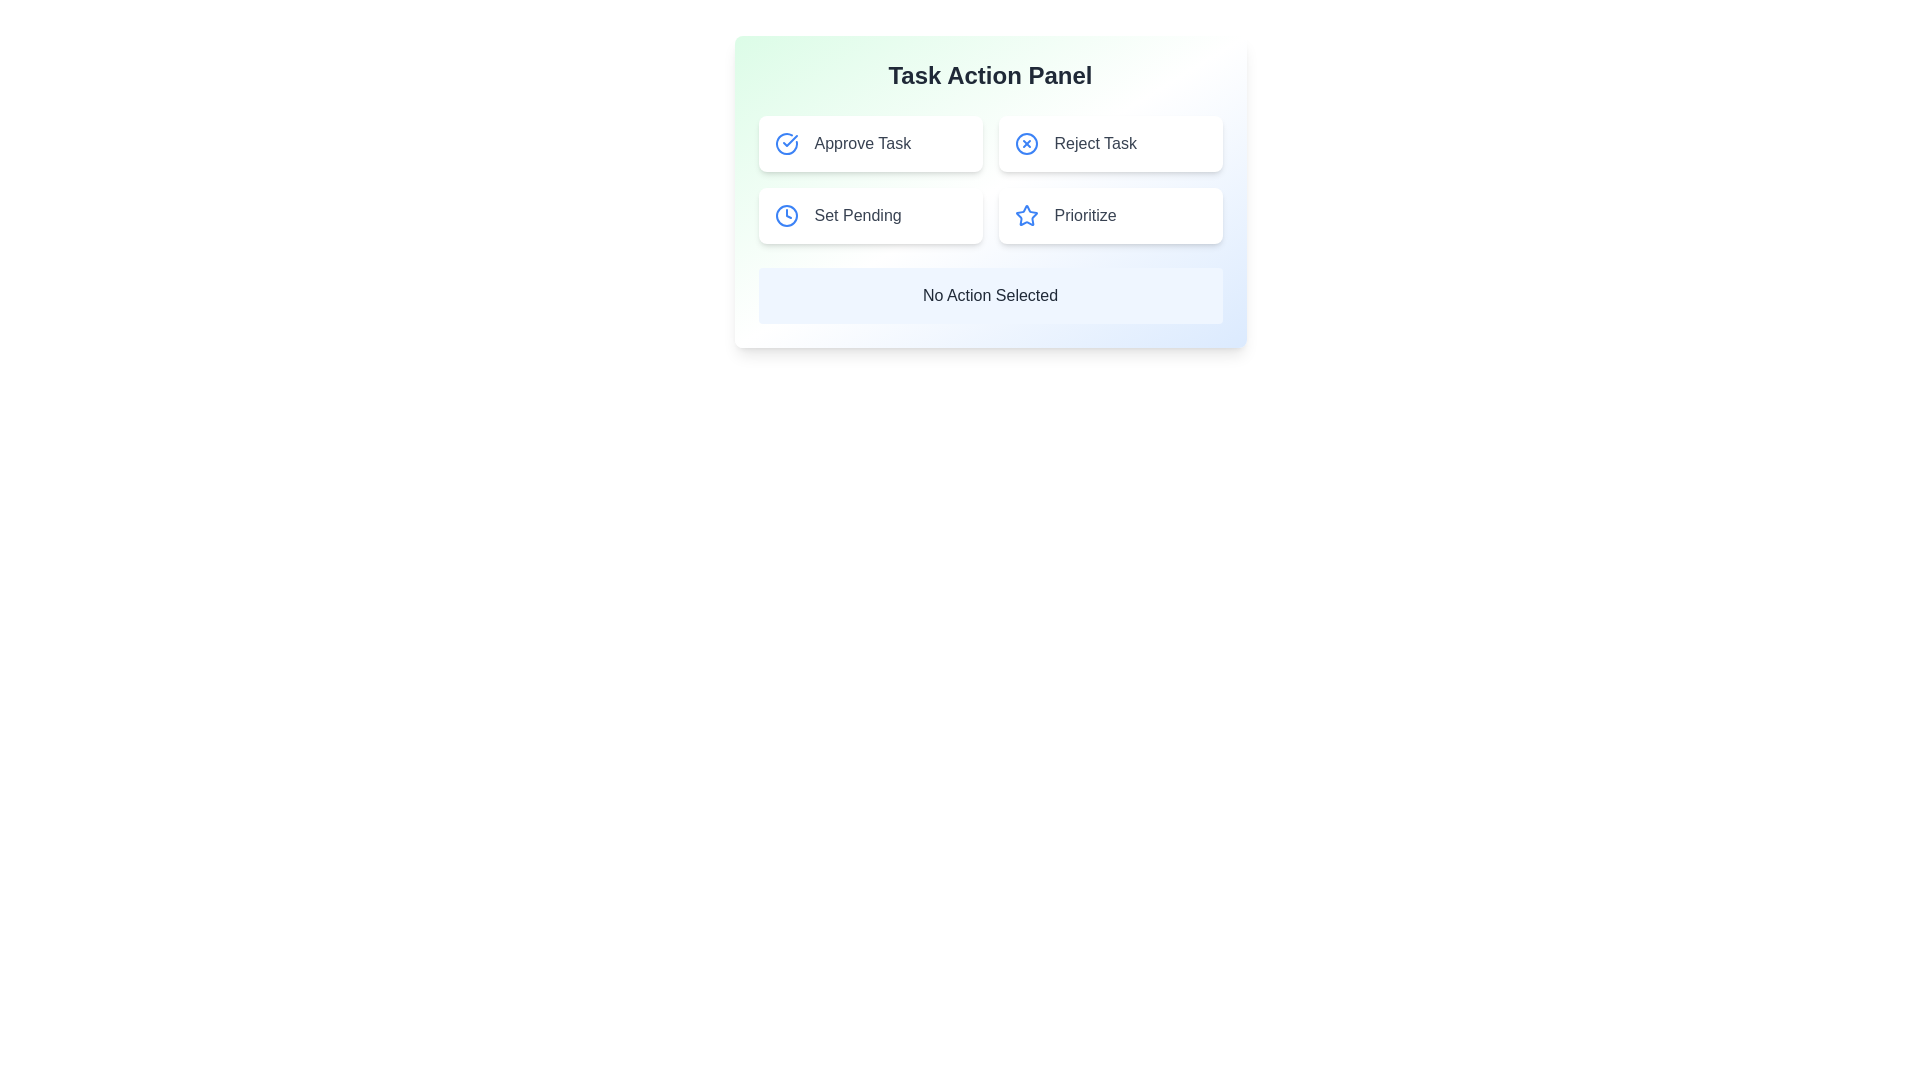 Image resolution: width=1920 pixels, height=1080 pixels. Describe the element at coordinates (870, 216) in the screenshot. I see `the 'Set Pending' button with a clock icon located in the bottom-left quadrant of the grid layout under the 'Task Action Panel' to observe its hover effect` at that location.